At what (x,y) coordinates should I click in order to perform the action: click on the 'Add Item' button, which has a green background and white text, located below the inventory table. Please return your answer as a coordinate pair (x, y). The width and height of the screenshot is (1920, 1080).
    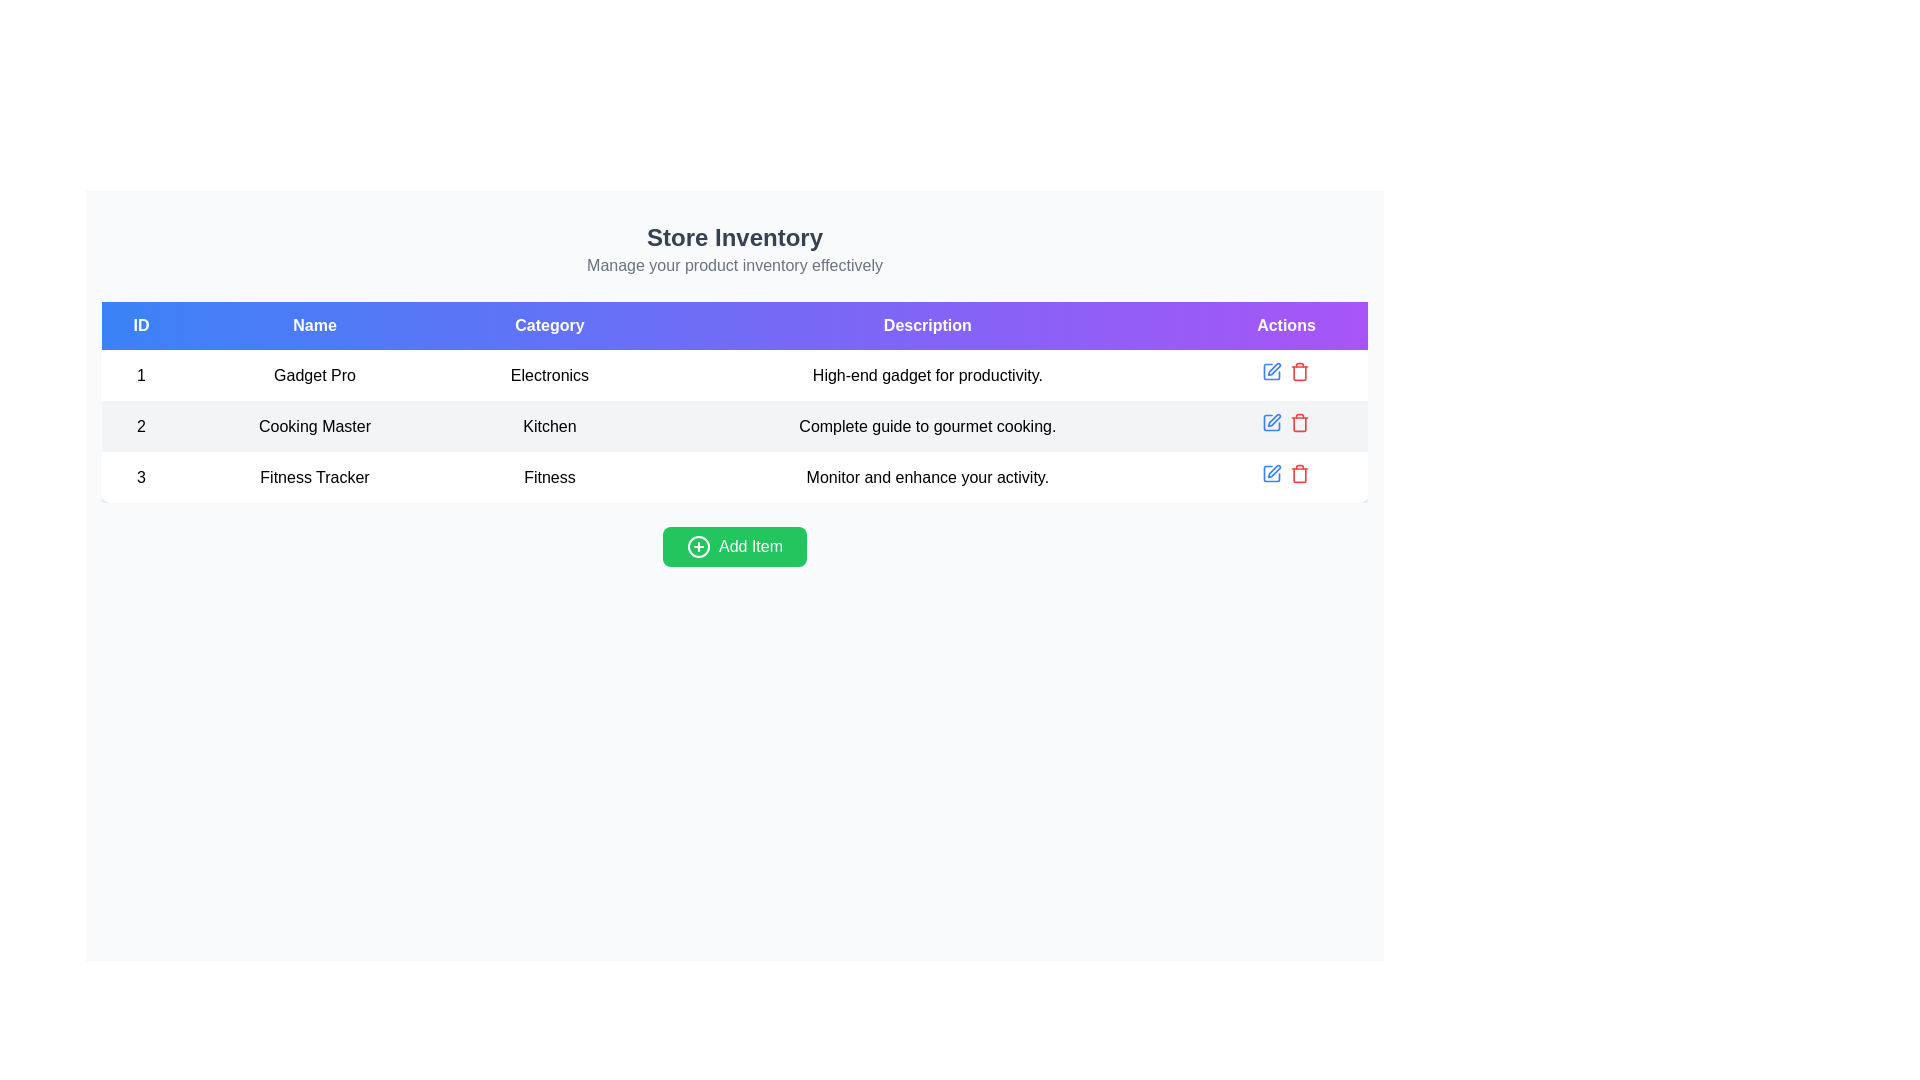
    Looking at the image, I should click on (733, 547).